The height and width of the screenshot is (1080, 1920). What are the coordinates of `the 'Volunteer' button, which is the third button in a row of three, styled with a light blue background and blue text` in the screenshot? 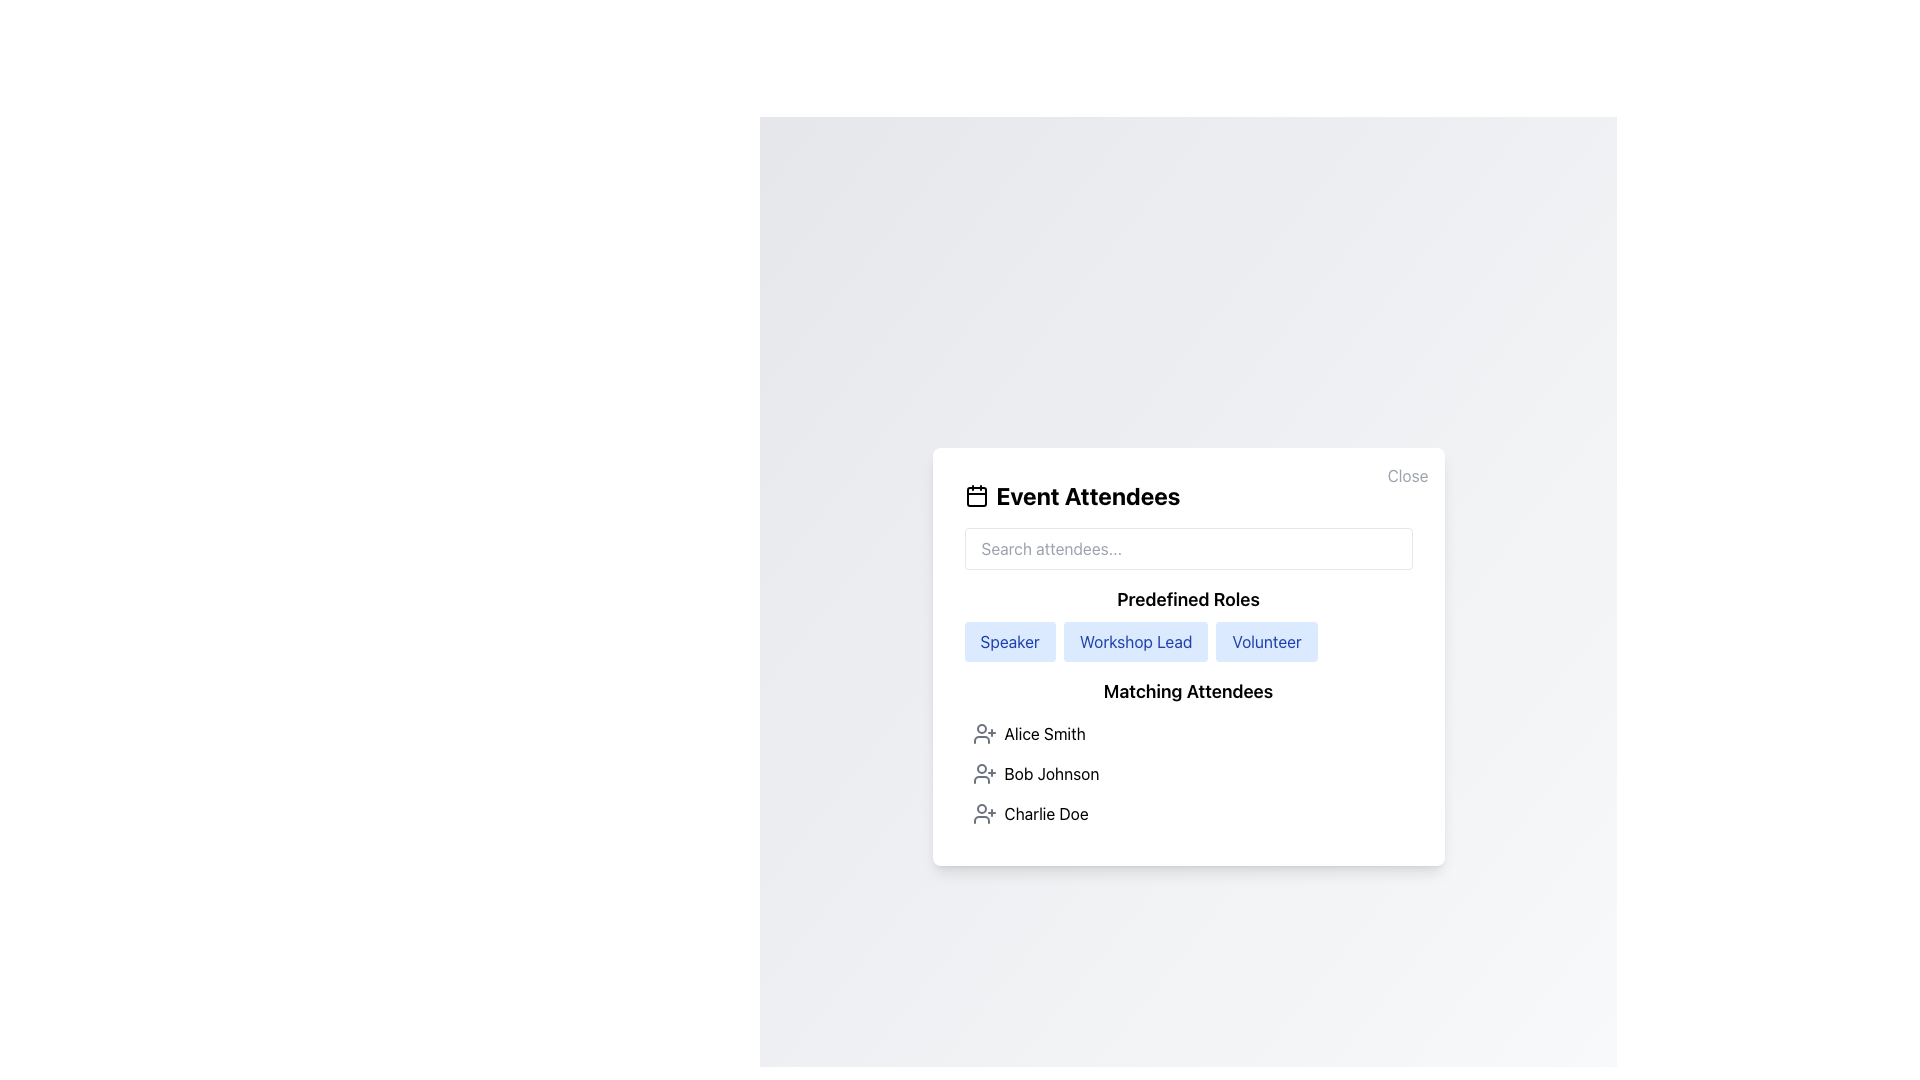 It's located at (1266, 641).